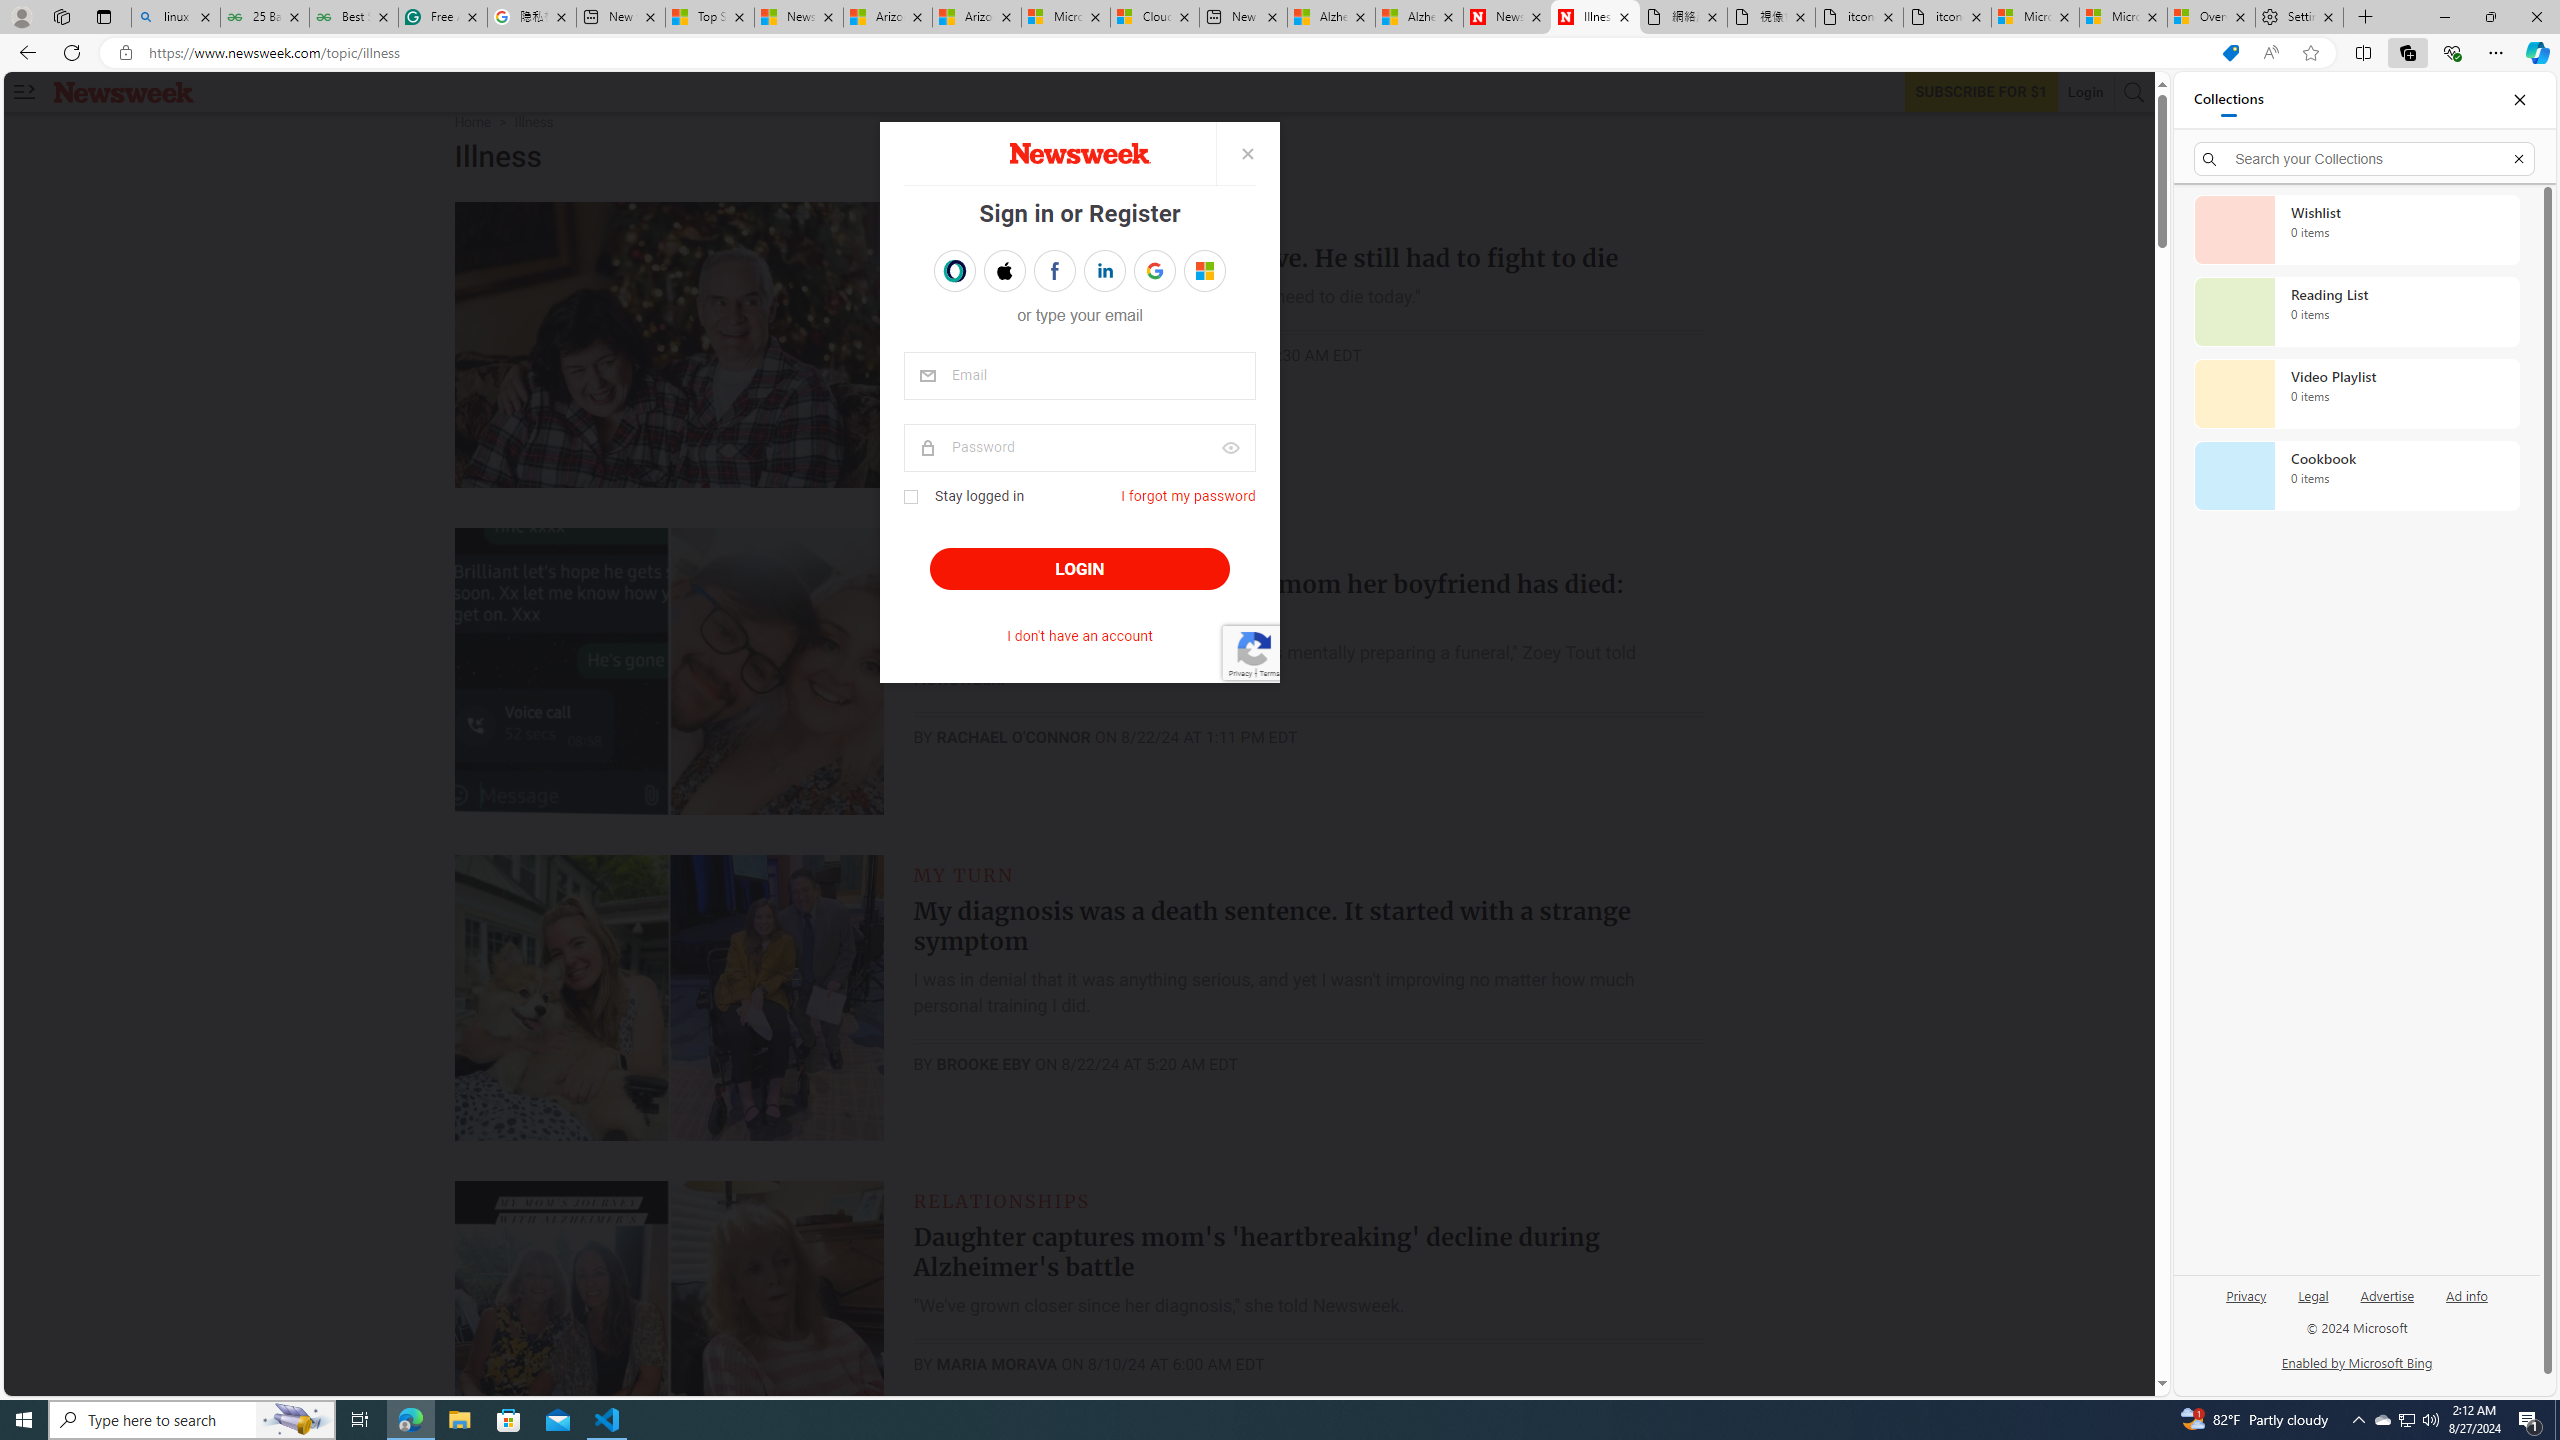 This screenshot has width=2560, height=1440. Describe the element at coordinates (2519, 99) in the screenshot. I see `'Close'` at that location.